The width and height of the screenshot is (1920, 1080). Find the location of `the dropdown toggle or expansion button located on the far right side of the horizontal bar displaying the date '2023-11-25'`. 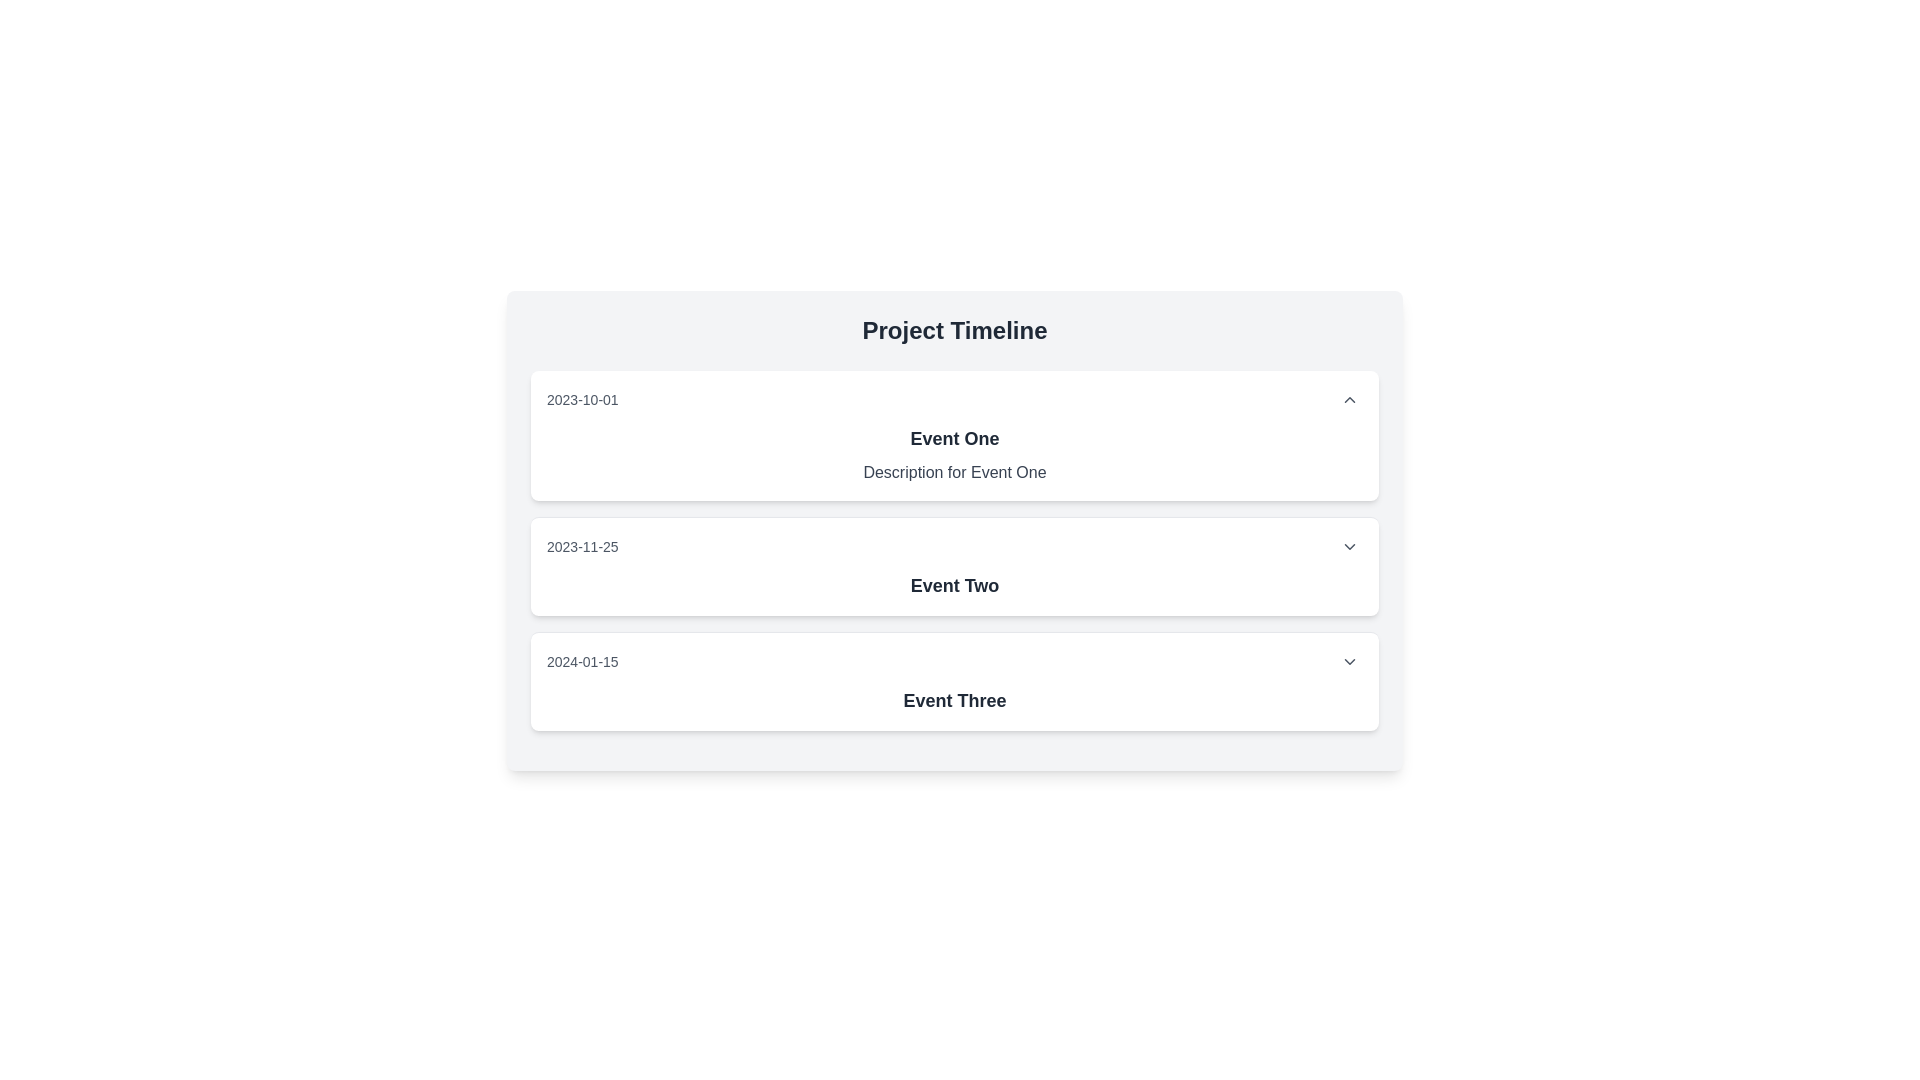

the dropdown toggle or expansion button located on the far right side of the horizontal bar displaying the date '2023-11-25' is located at coordinates (1349, 547).